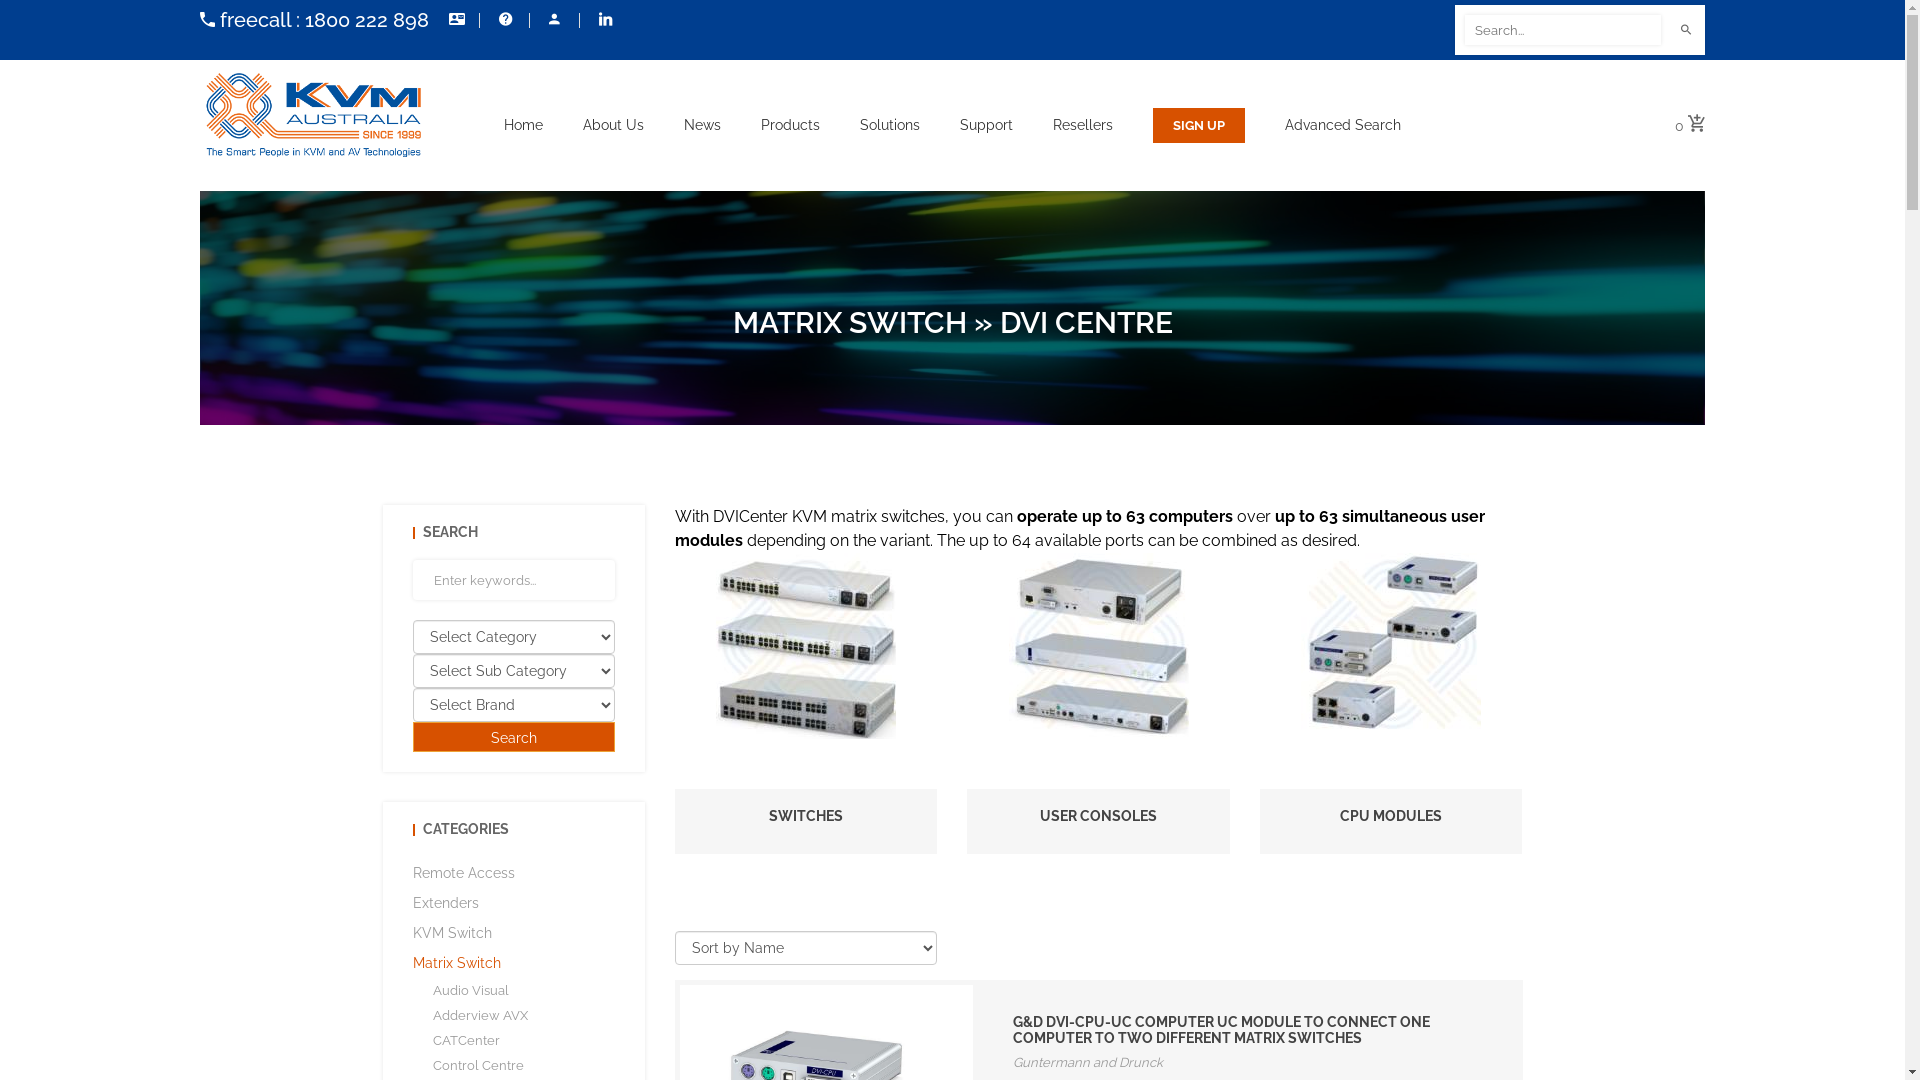  What do you see at coordinates (1051, 123) in the screenshot?
I see `'Resellers'` at bounding box center [1051, 123].